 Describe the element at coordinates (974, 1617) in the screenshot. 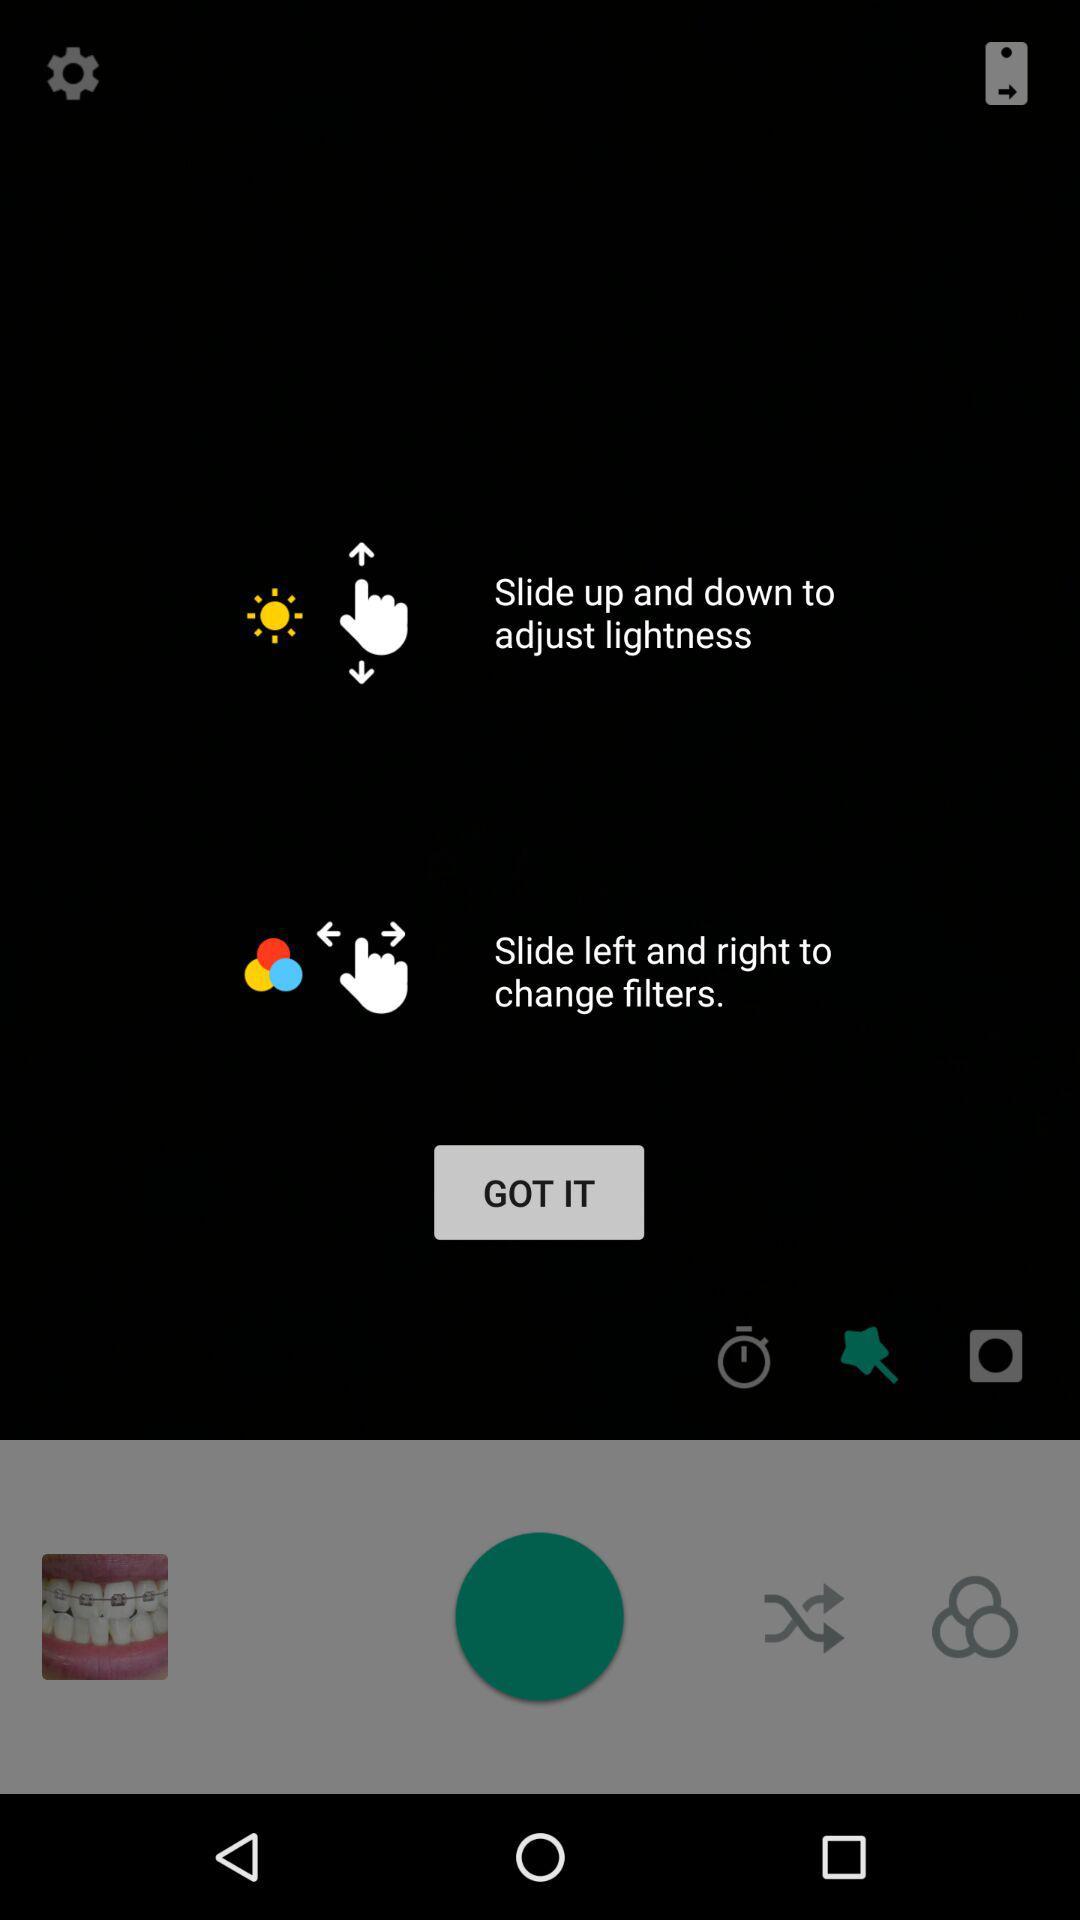

I see `three circles connected to one another for changing filters` at that location.